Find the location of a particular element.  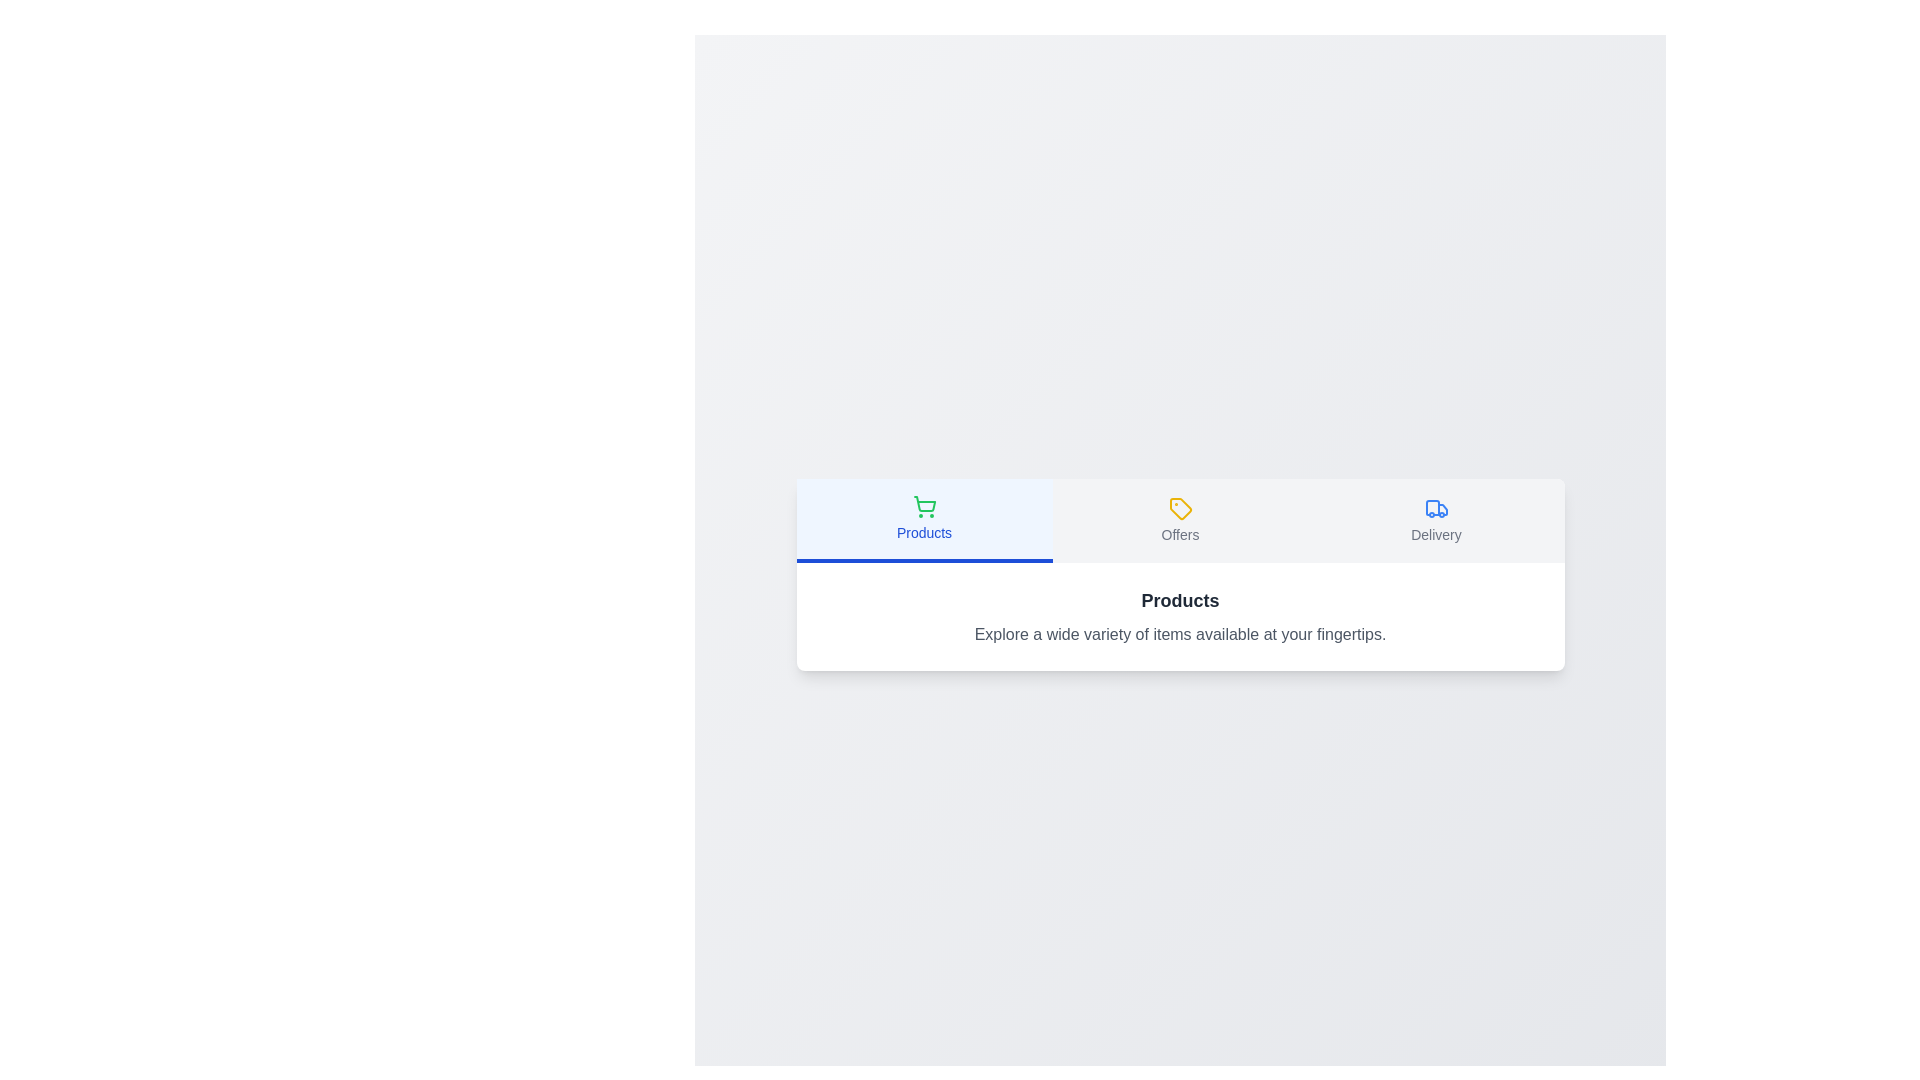

the tab labeled Products by clicking on its button is located at coordinates (923, 519).